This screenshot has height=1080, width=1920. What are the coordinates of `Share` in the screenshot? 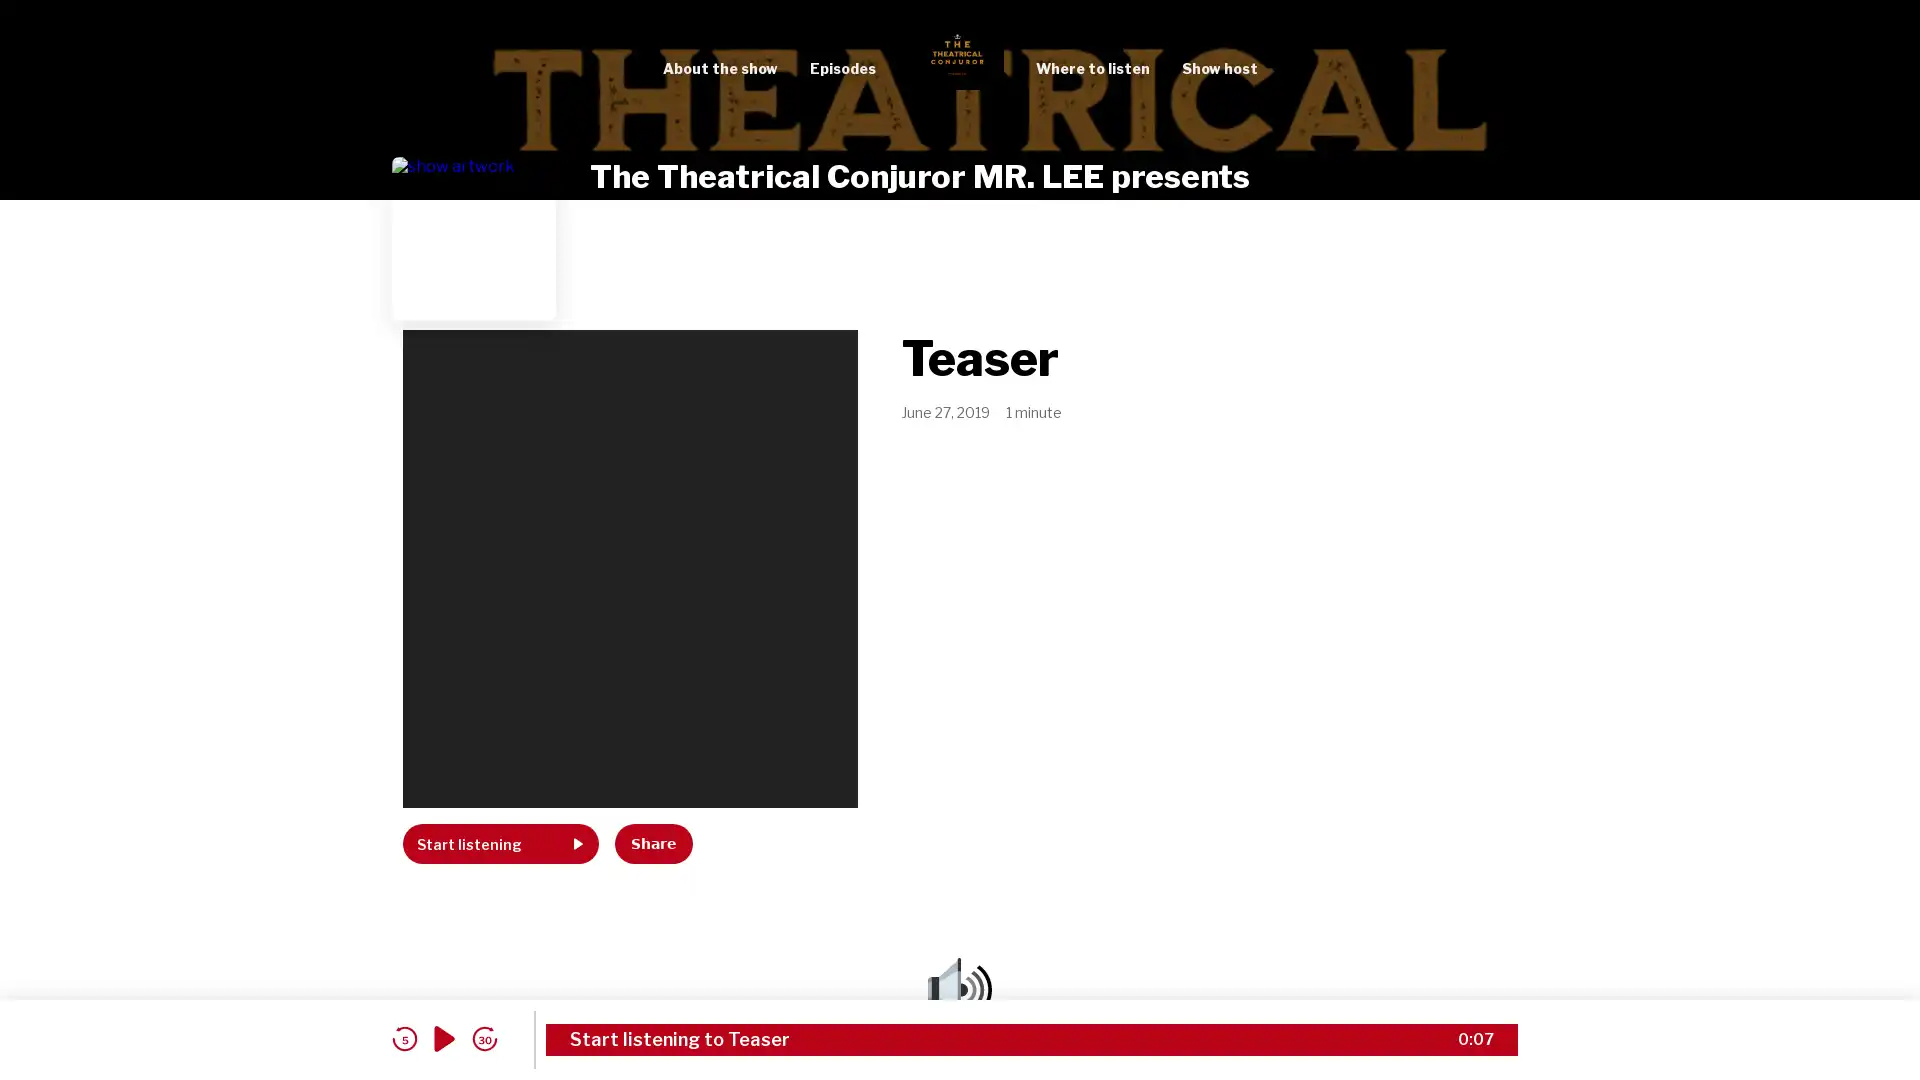 It's located at (653, 844).